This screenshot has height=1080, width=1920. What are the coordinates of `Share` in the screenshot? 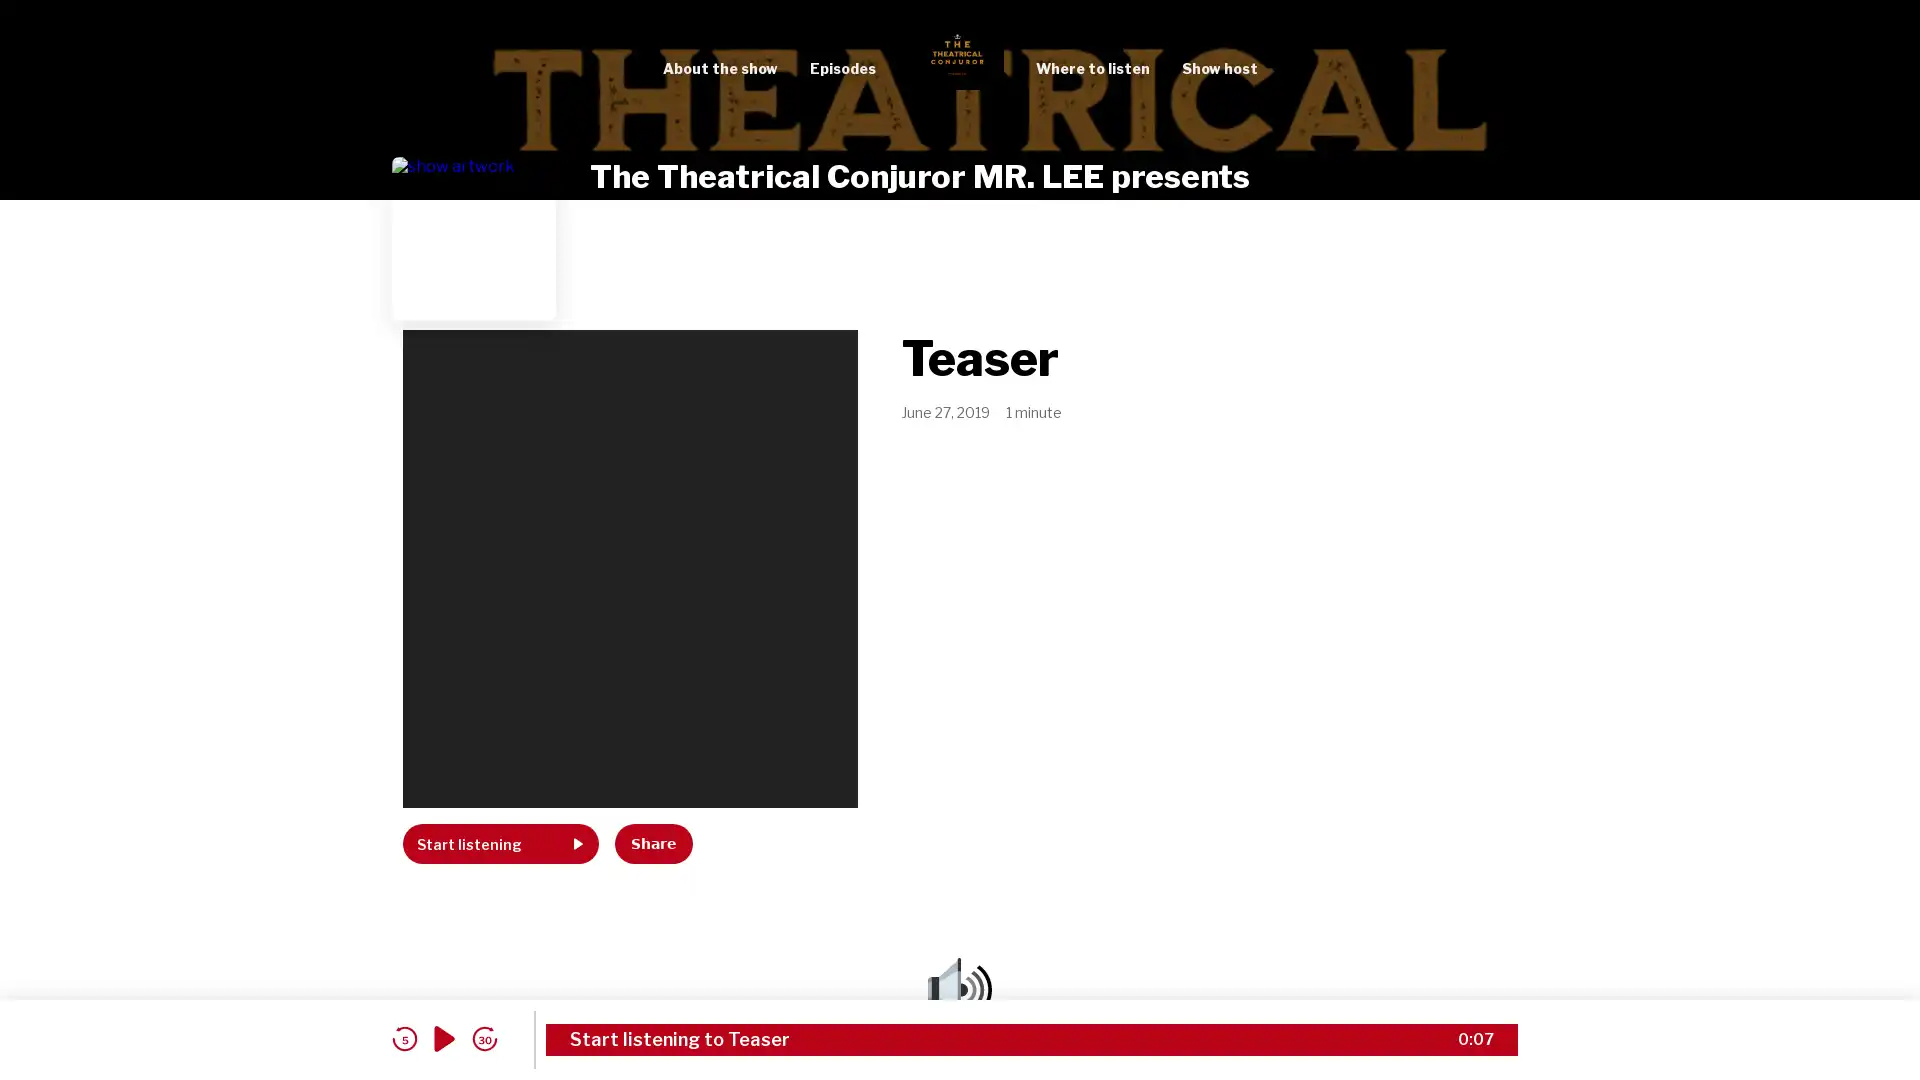 It's located at (653, 844).